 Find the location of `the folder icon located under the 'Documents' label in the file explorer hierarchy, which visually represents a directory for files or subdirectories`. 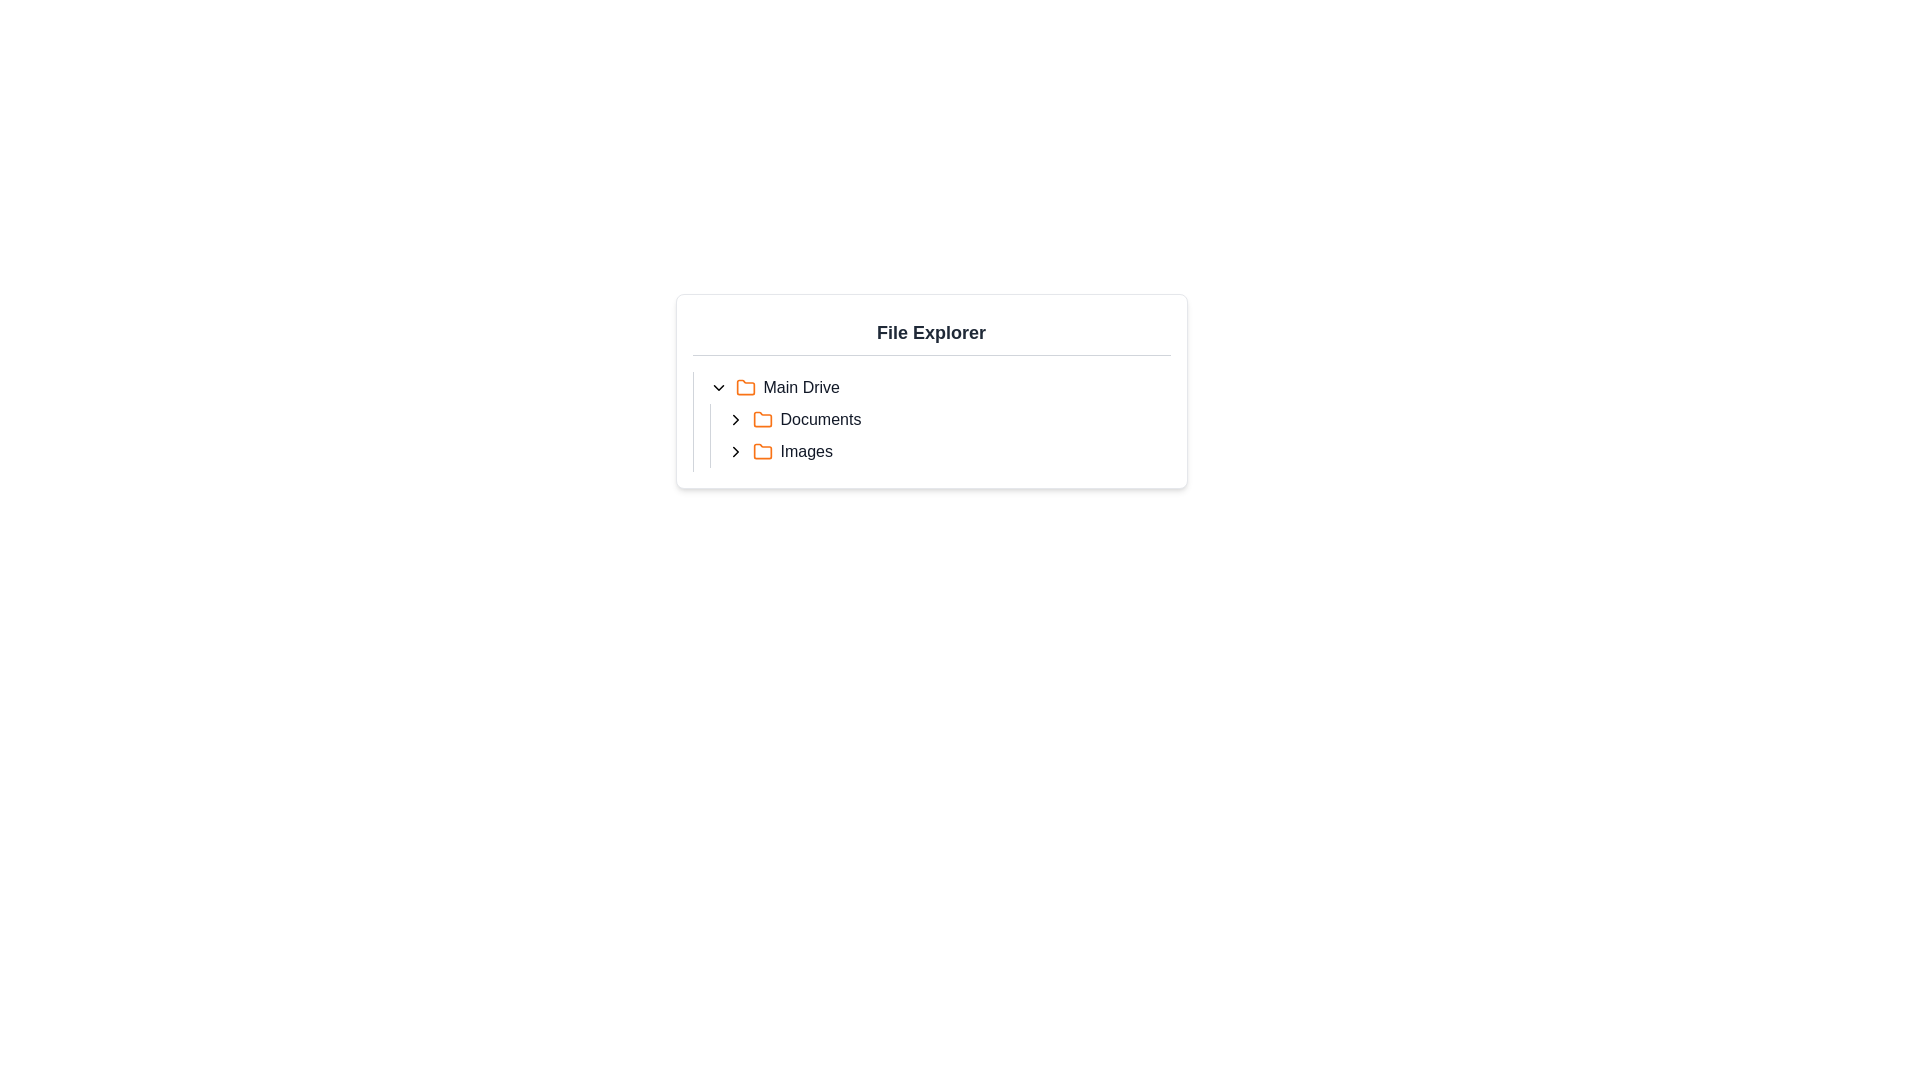

the folder icon located under the 'Documents' label in the file explorer hierarchy, which visually represents a directory for files or subdirectories is located at coordinates (761, 418).